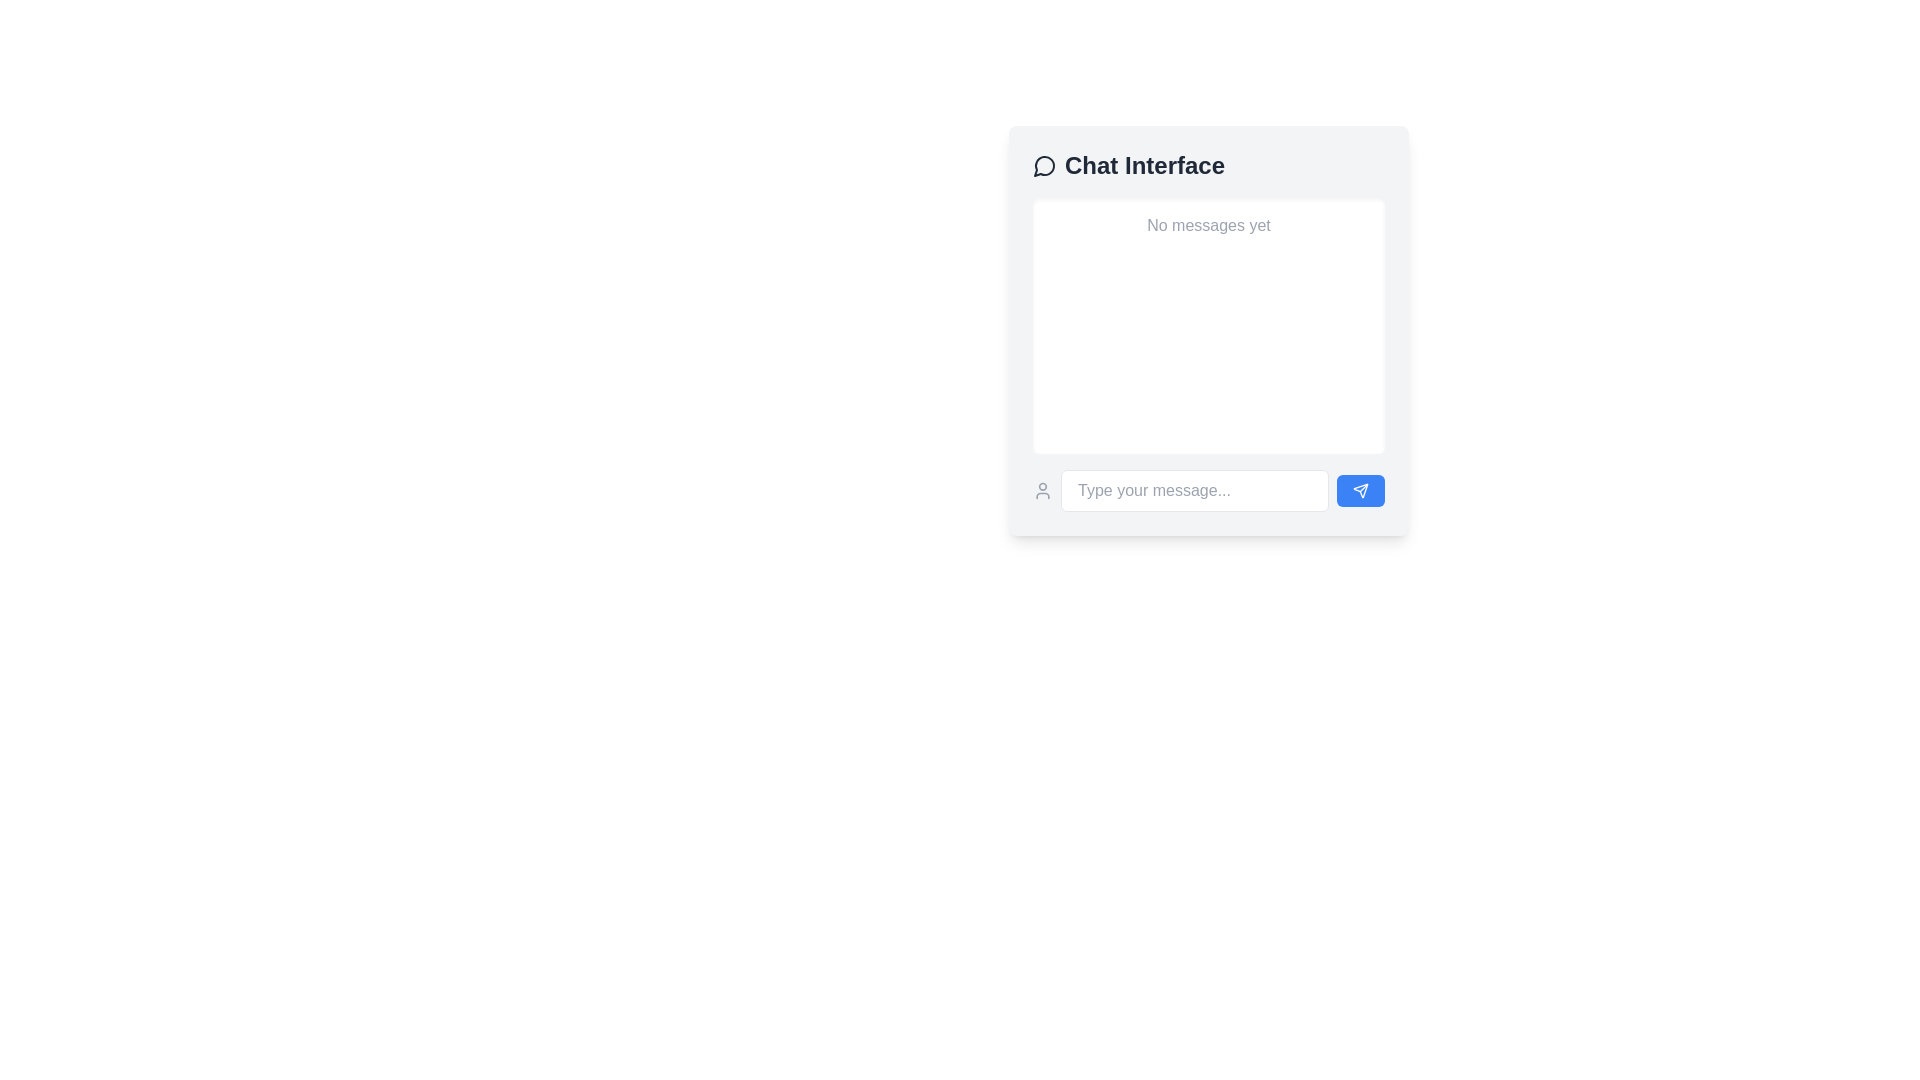 This screenshot has height=1080, width=1920. I want to click on the user avatar icon, which is a compact circular icon with a gray hue located at the bottom left of the chat interface, so click(1041, 490).